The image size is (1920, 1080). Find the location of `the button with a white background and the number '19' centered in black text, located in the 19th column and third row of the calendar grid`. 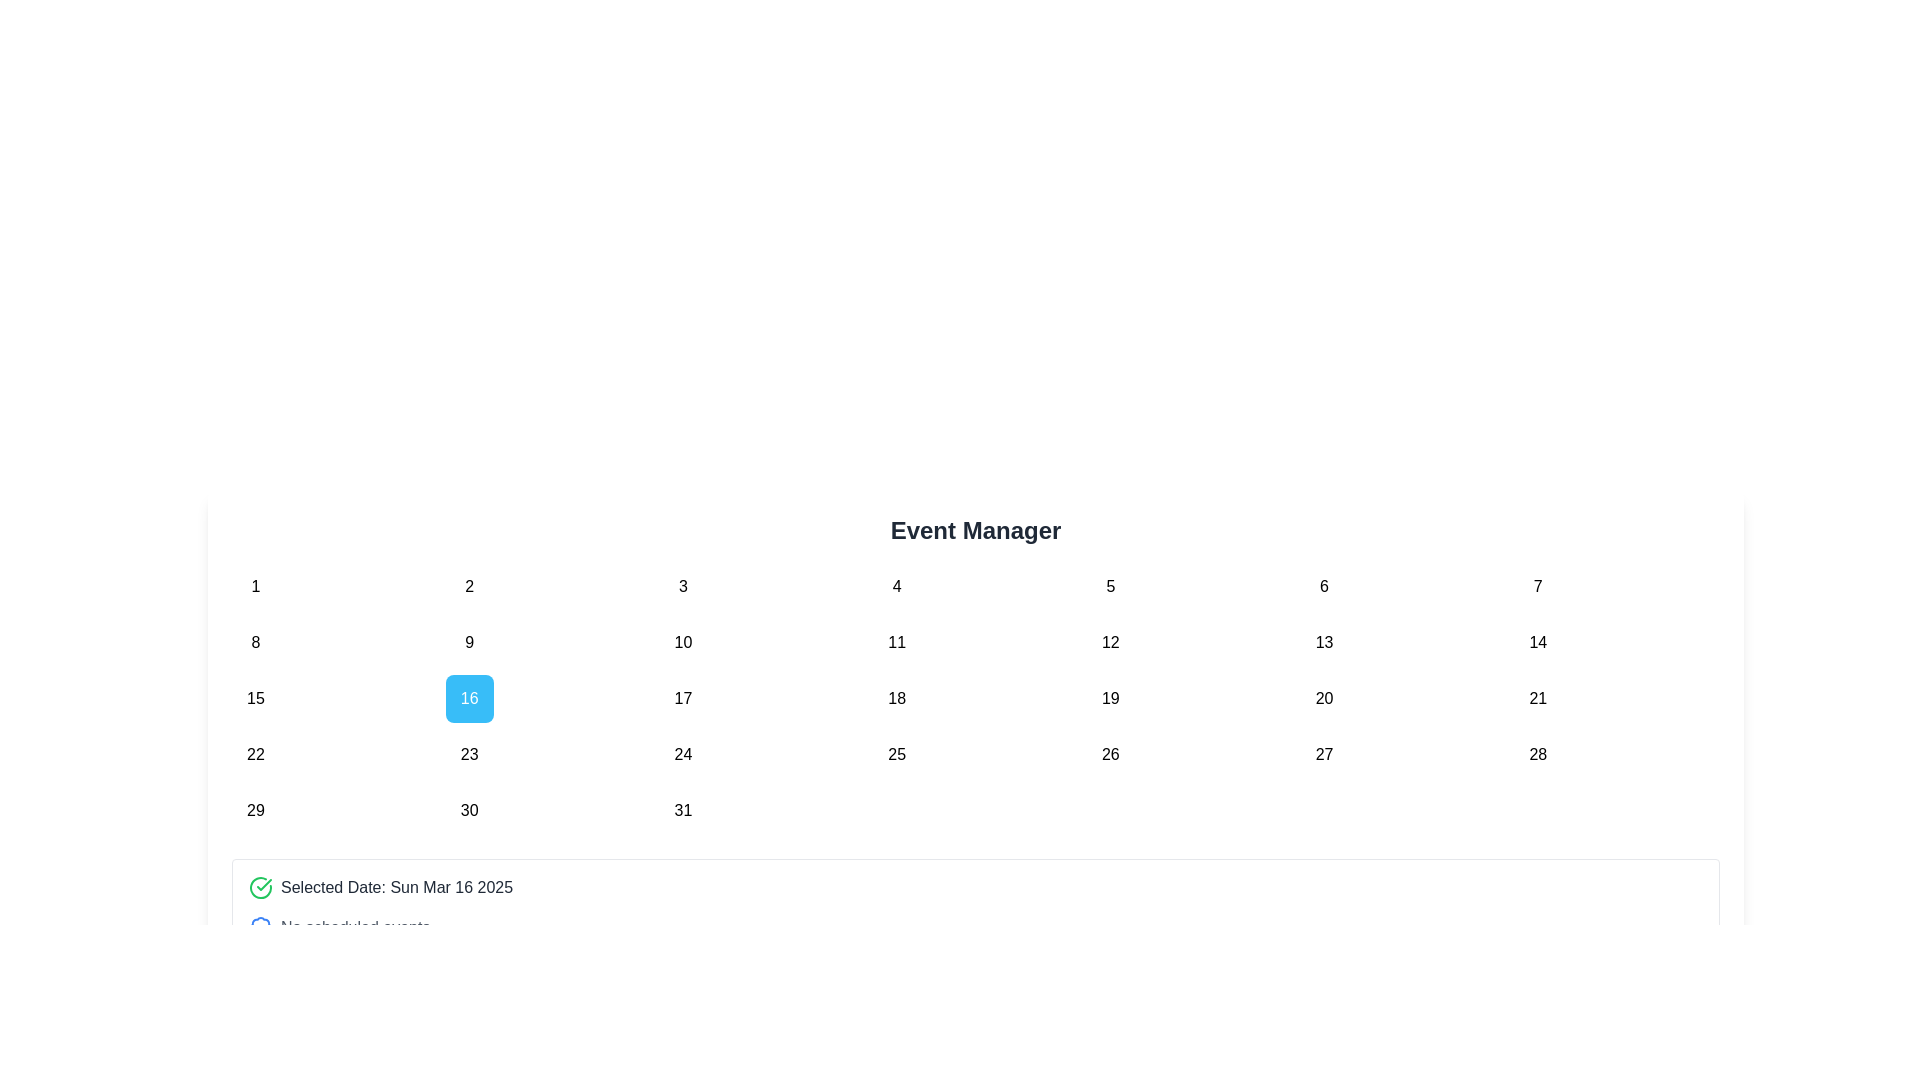

the button with a white background and the number '19' centered in black text, located in the 19th column and third row of the calendar grid is located at coordinates (1109, 697).